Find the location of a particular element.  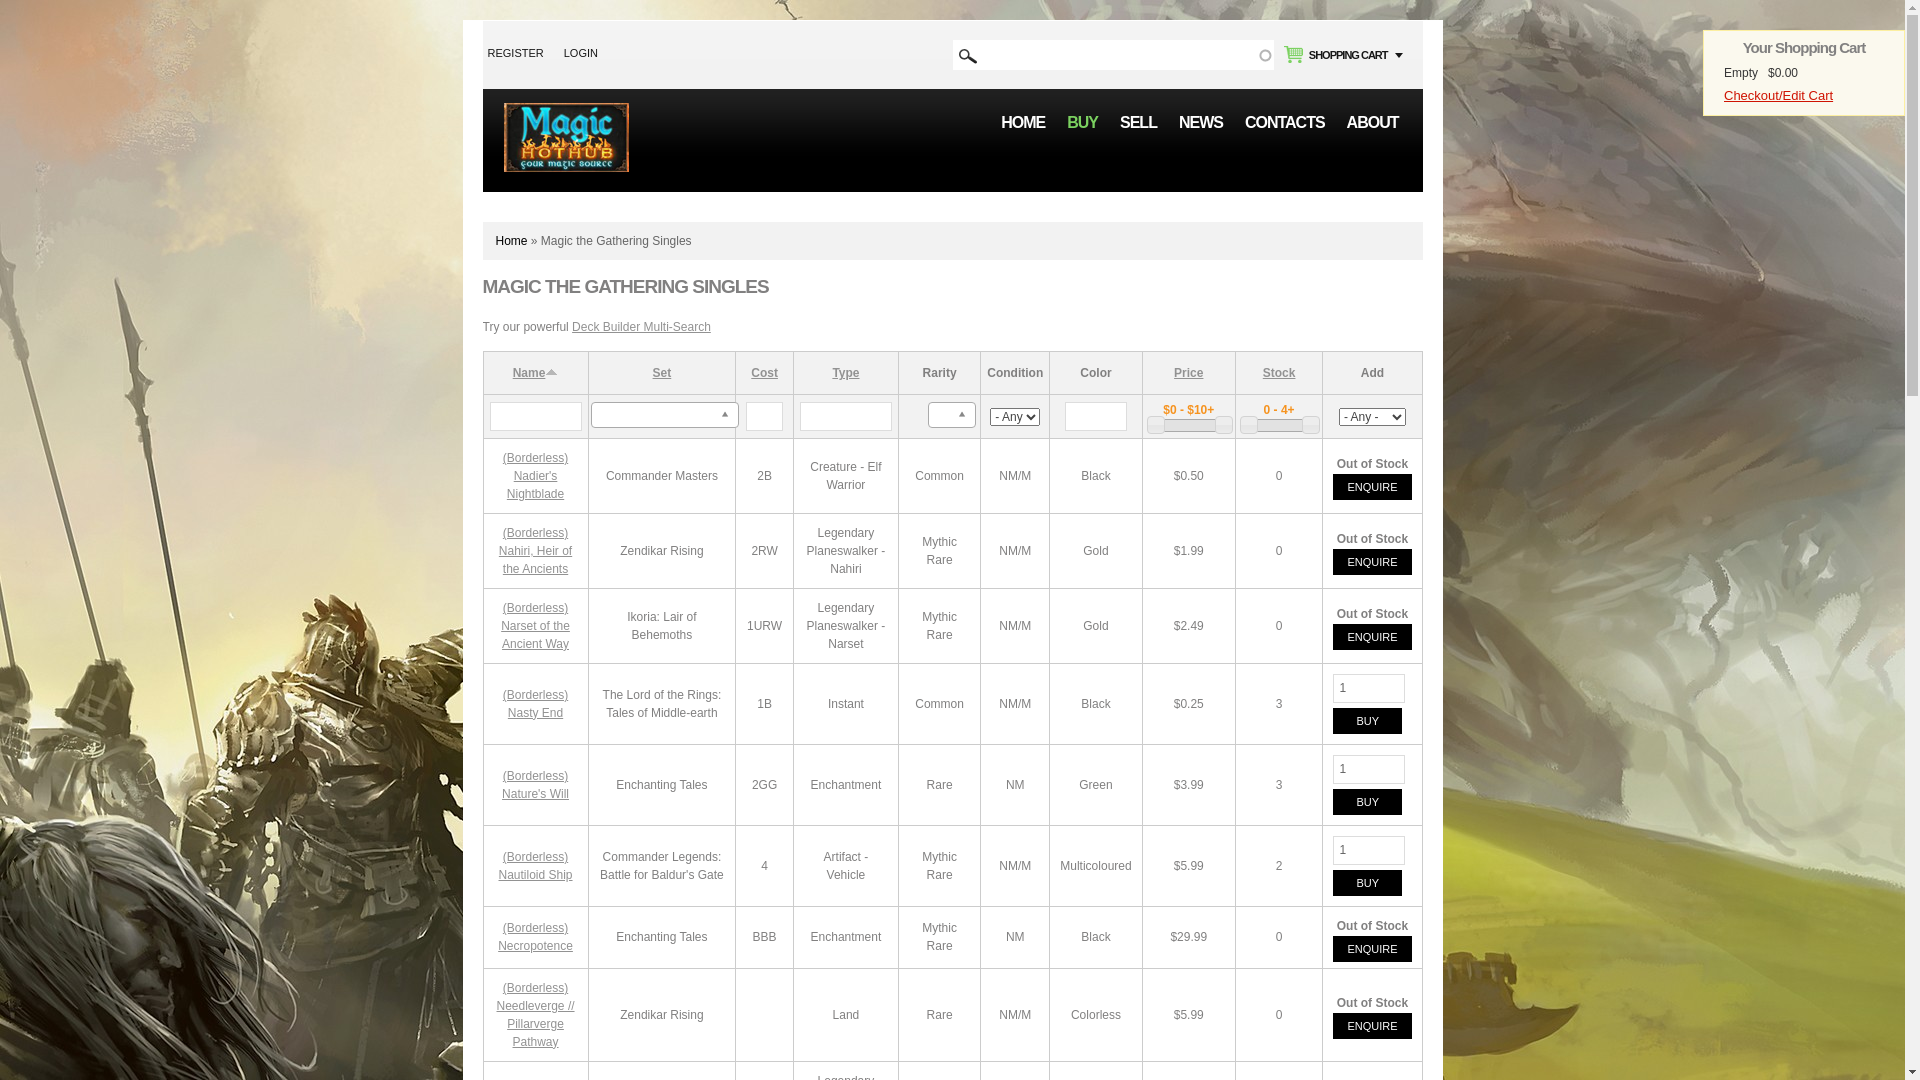

'Type' is located at coordinates (845, 373).